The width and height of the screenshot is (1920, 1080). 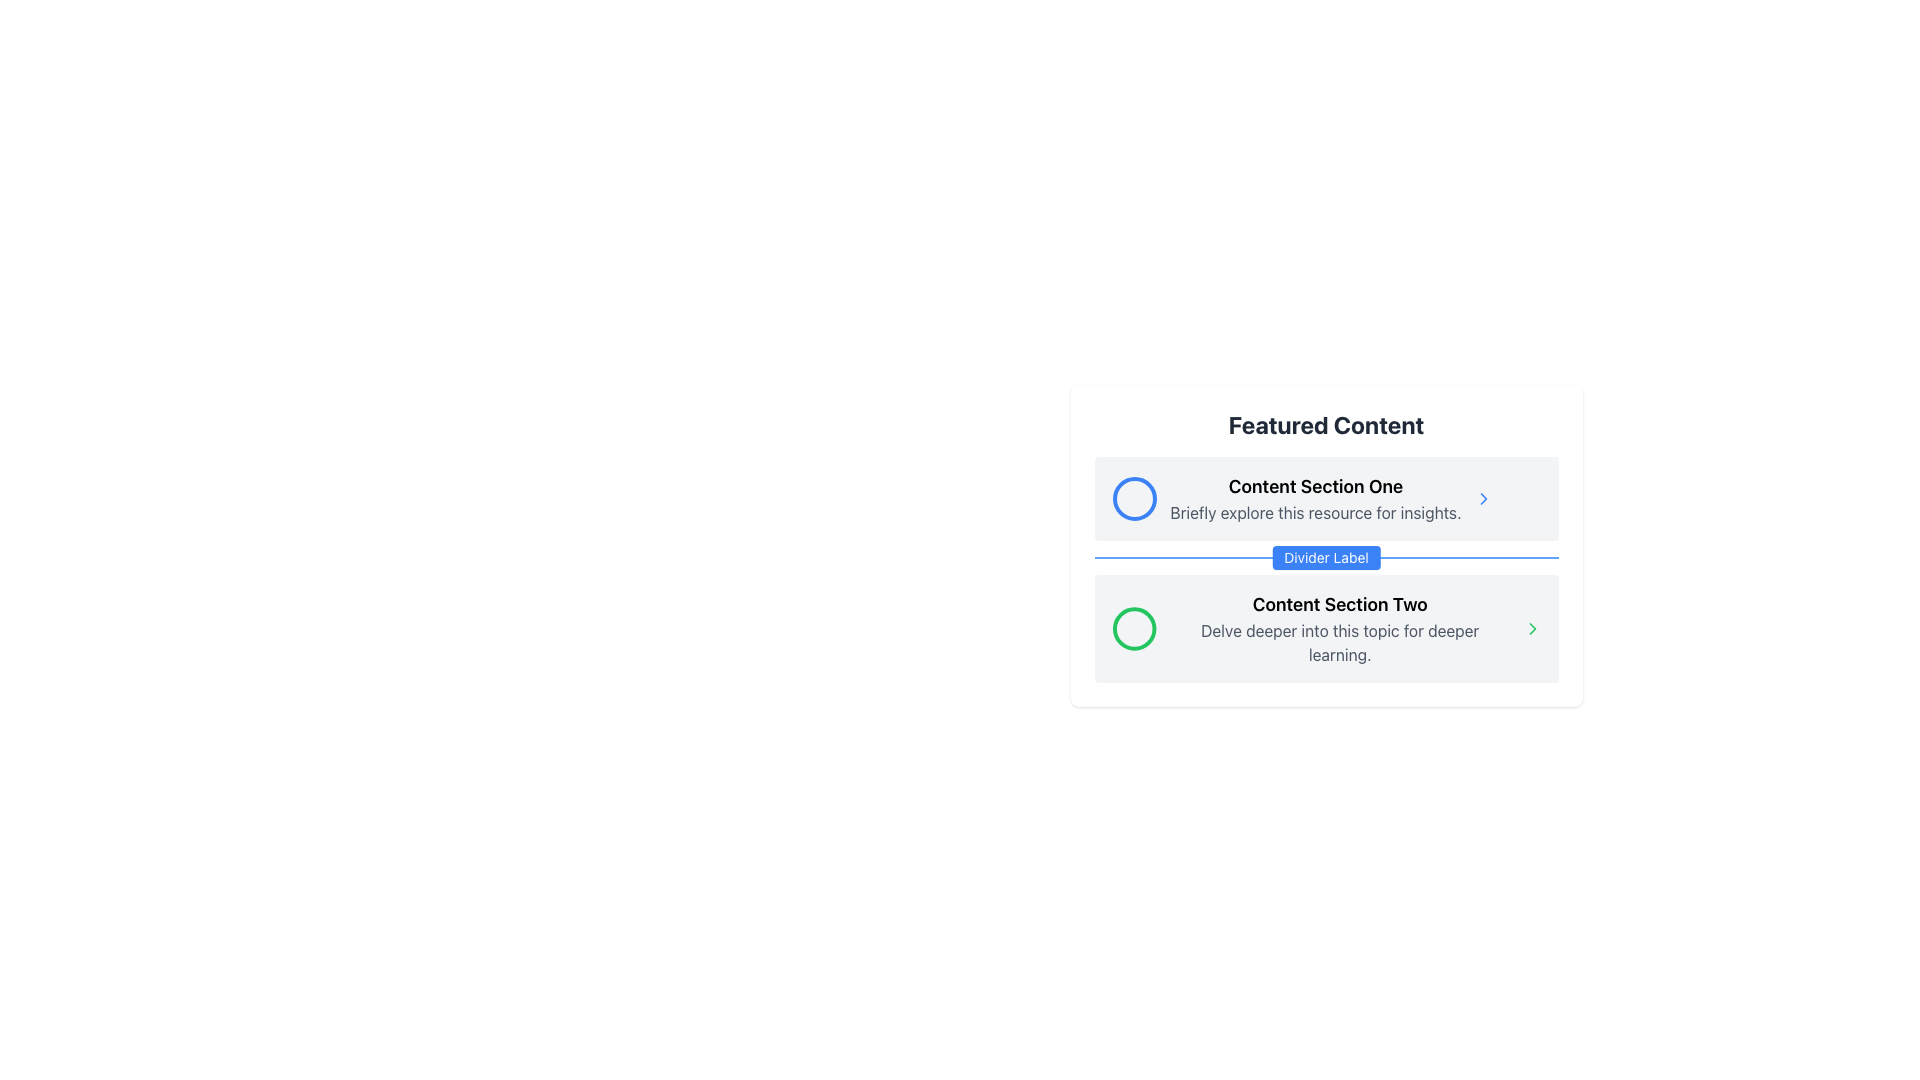 What do you see at coordinates (1326, 558) in the screenshot?
I see `text from the label with the blue background that says 'Divider Label', which is centrally positioned within a horizontal divider between two content sections` at bounding box center [1326, 558].